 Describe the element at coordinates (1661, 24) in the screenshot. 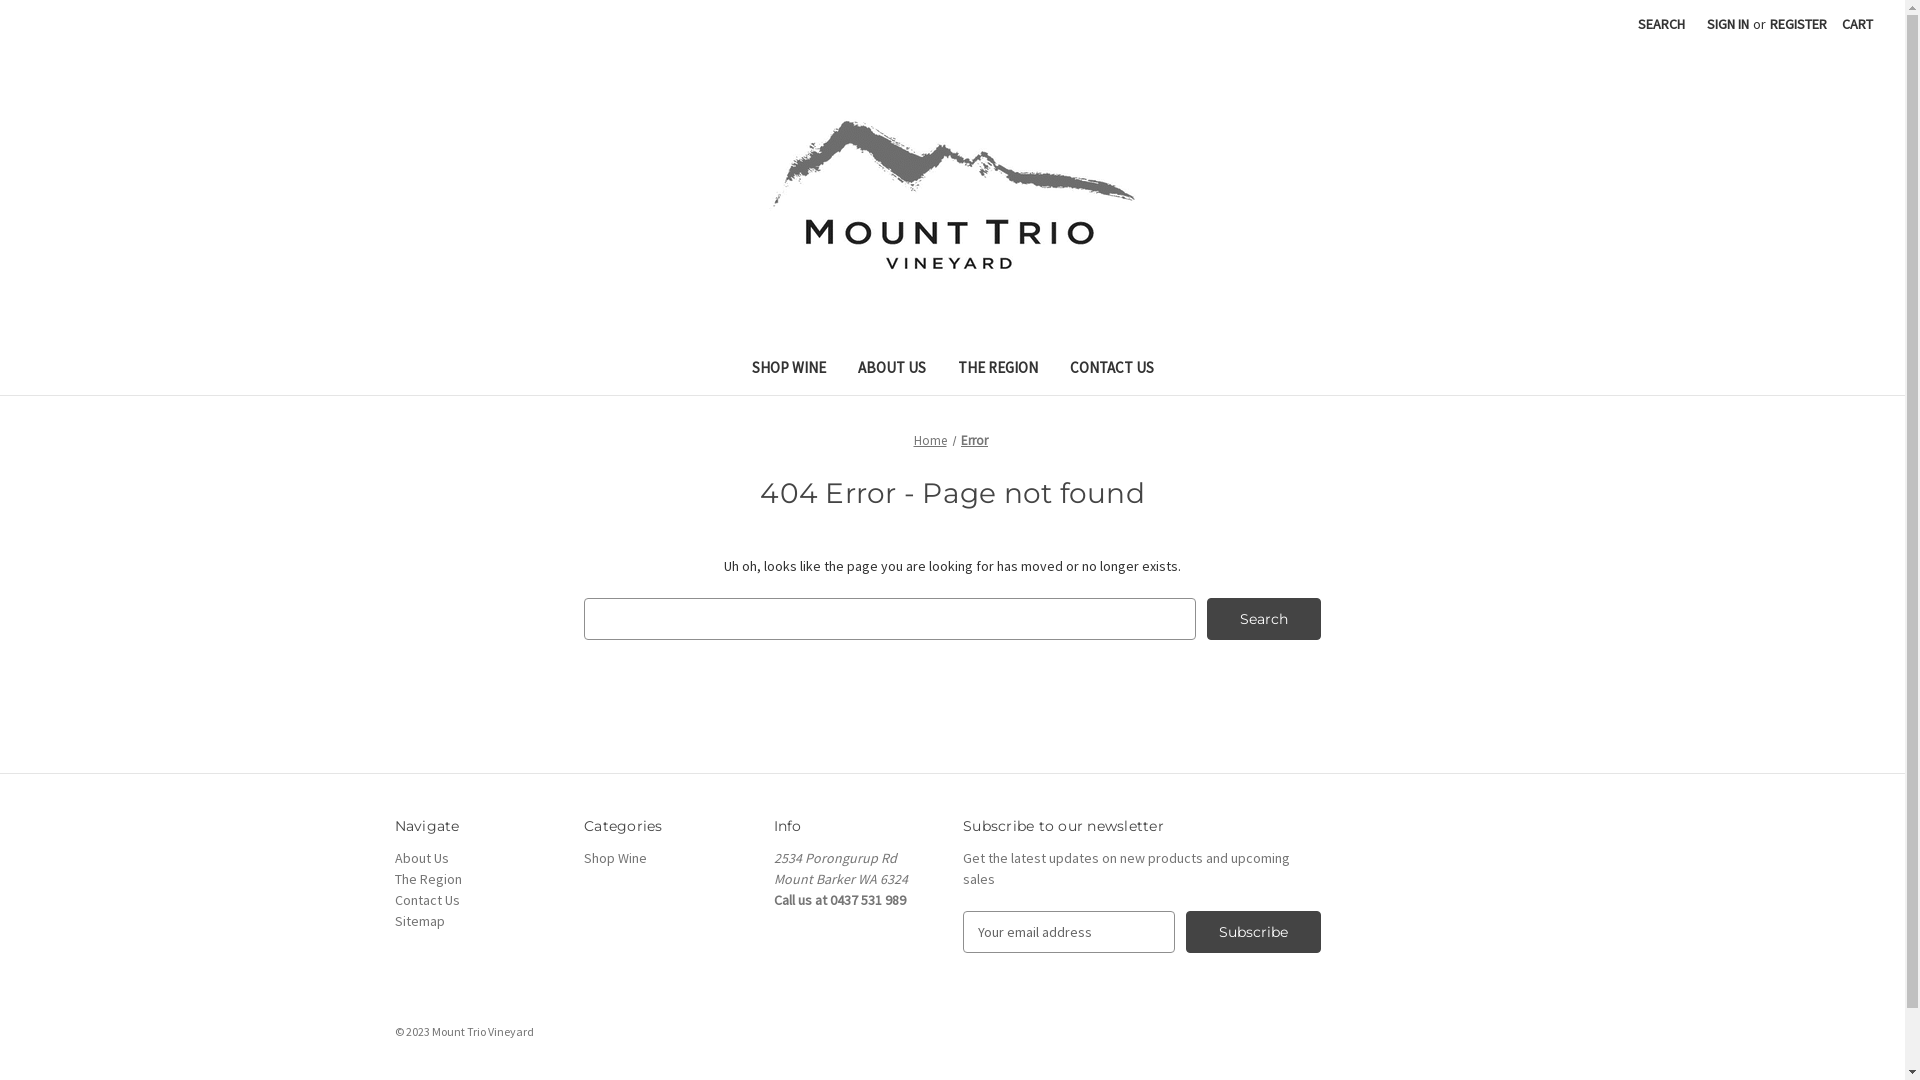

I see `'SEARCH'` at that location.